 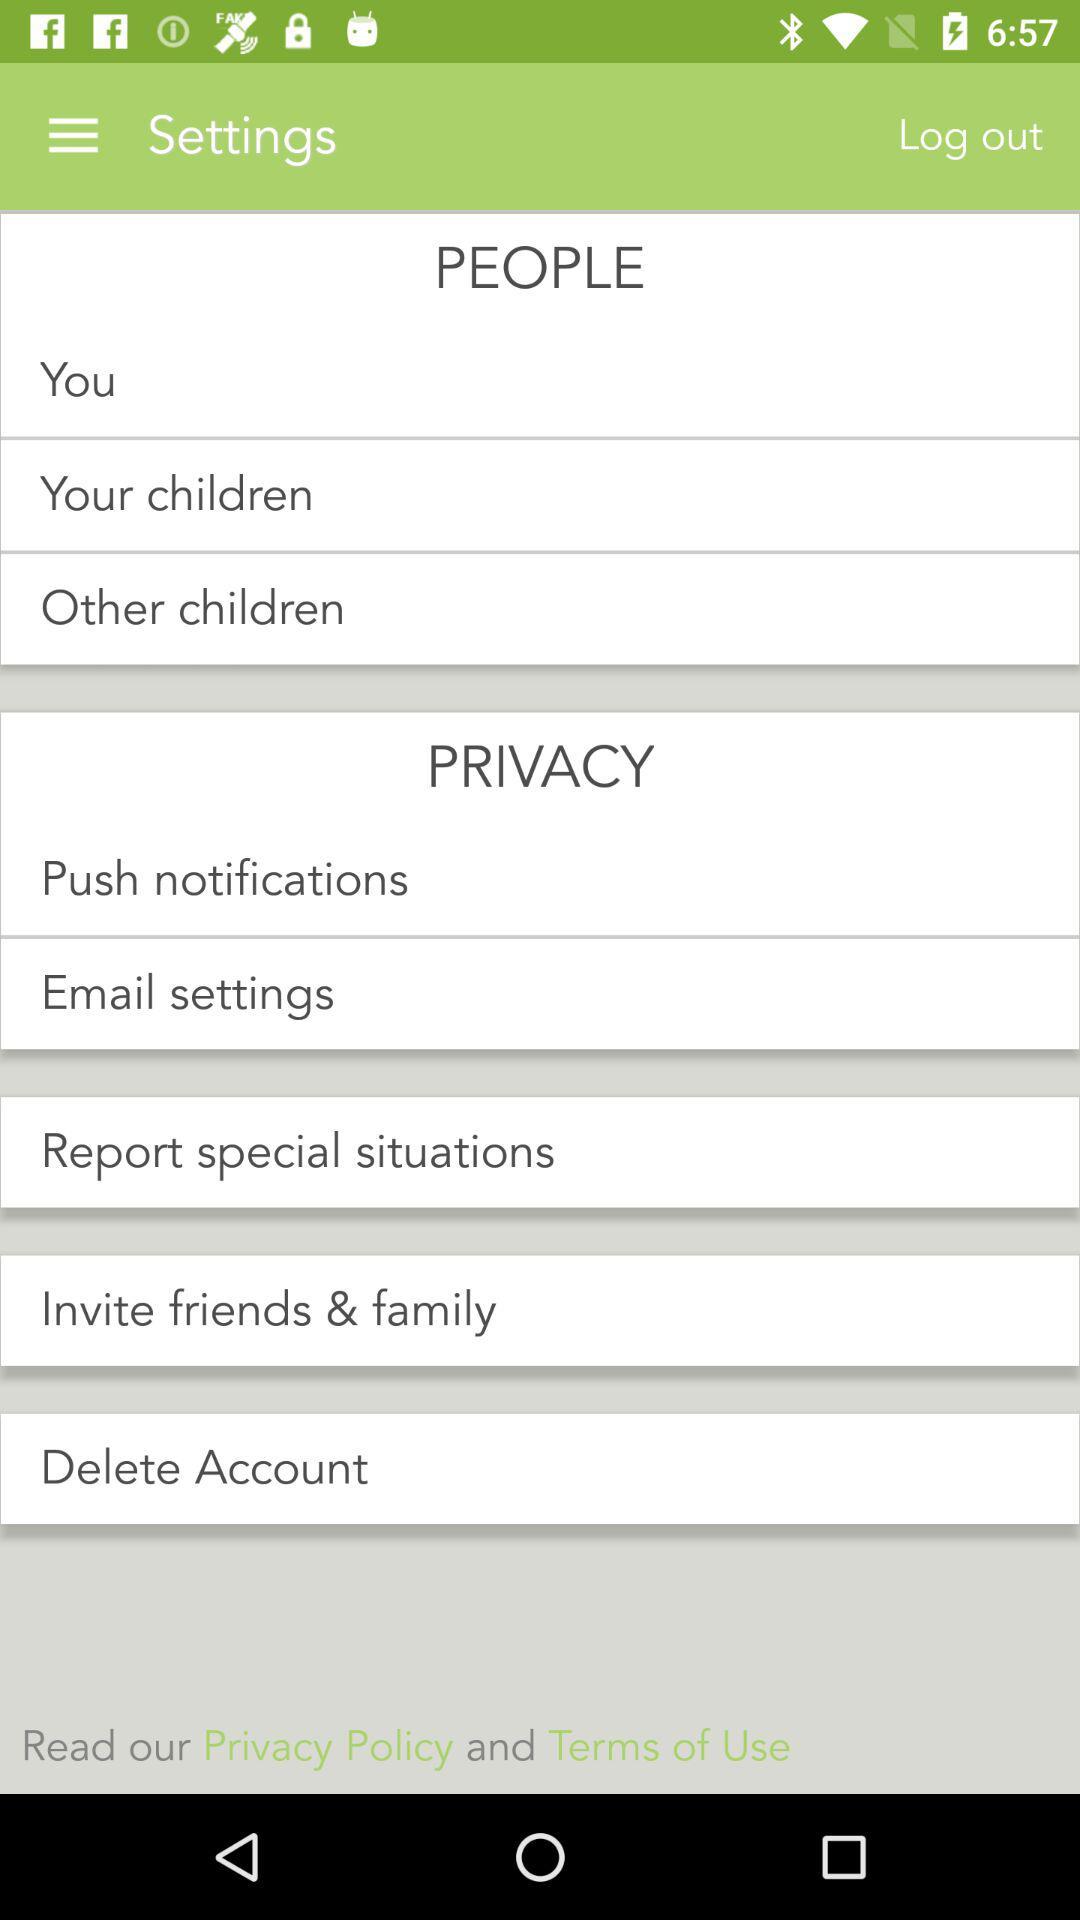 I want to click on the item below invite friends & family, so click(x=540, y=1468).